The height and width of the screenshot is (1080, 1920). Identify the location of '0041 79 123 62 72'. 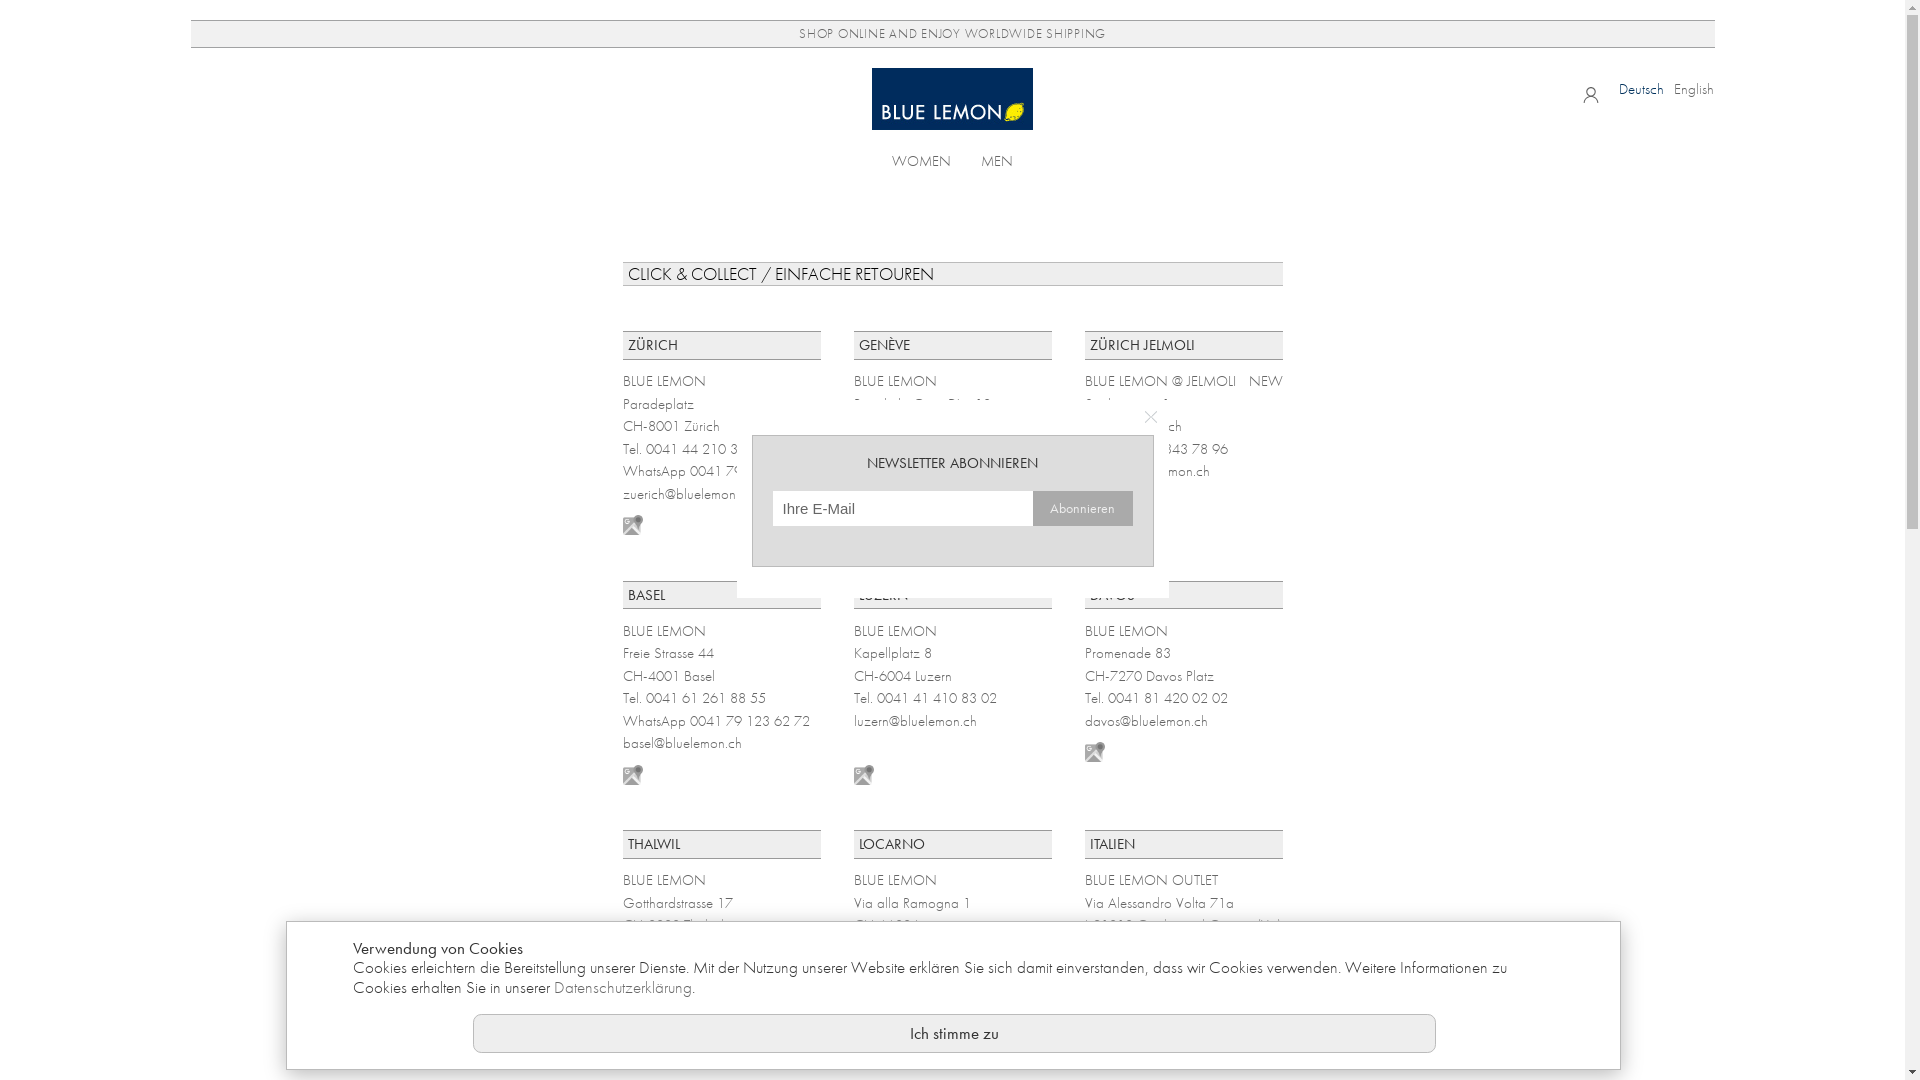
(748, 720).